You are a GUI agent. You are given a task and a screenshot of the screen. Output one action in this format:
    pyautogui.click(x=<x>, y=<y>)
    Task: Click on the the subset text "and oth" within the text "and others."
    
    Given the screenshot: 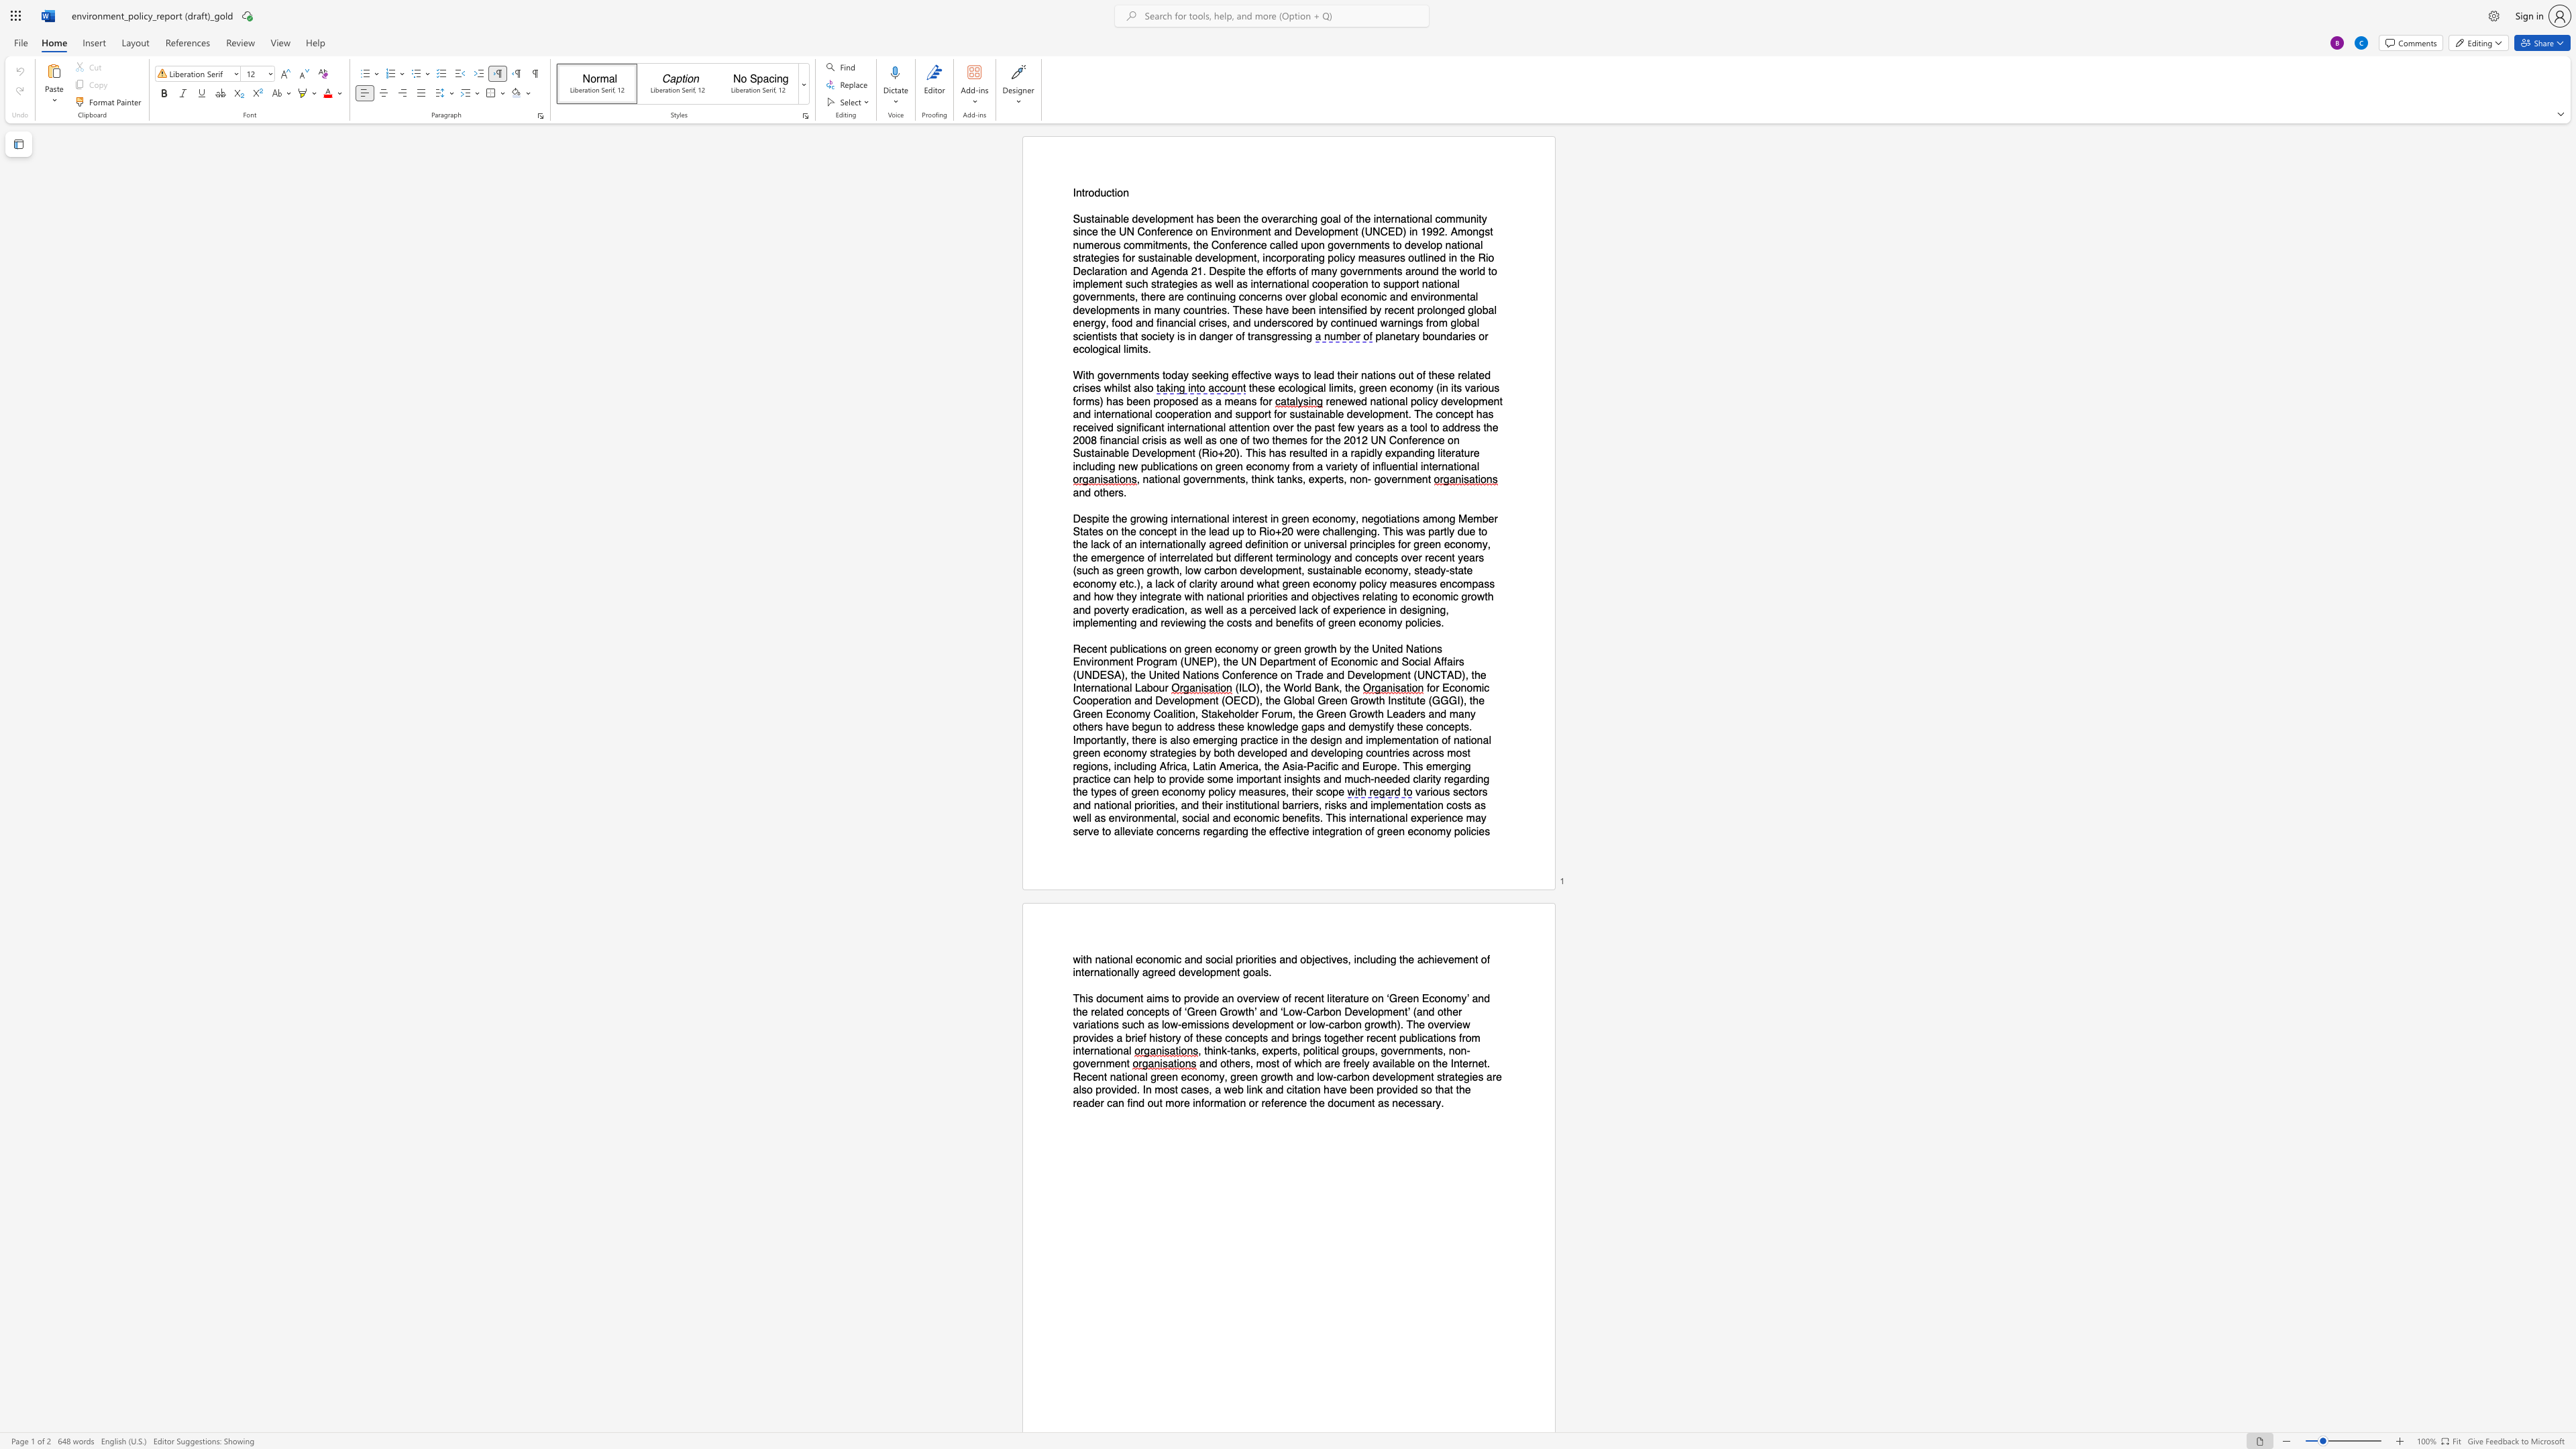 What is the action you would take?
    pyautogui.click(x=1072, y=492)
    